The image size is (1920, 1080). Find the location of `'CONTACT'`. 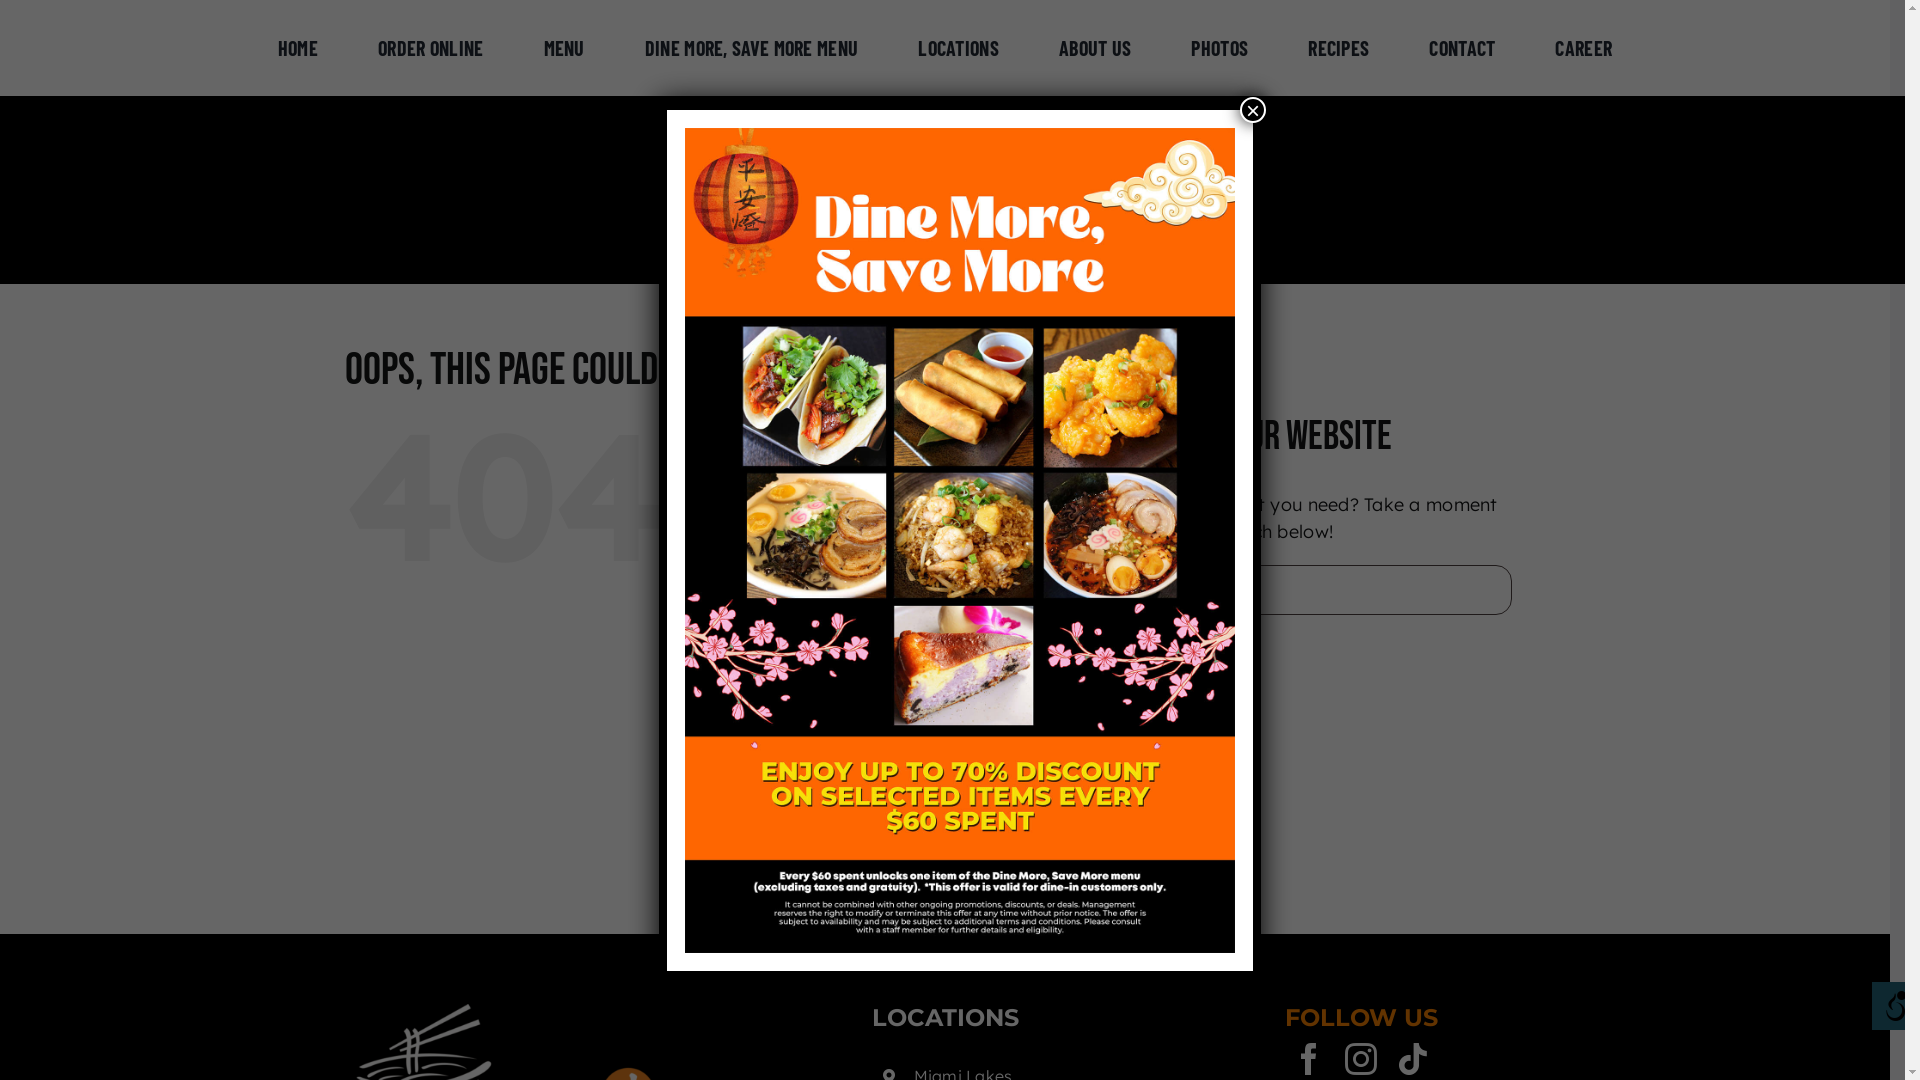

'CONTACT' is located at coordinates (1462, 46).